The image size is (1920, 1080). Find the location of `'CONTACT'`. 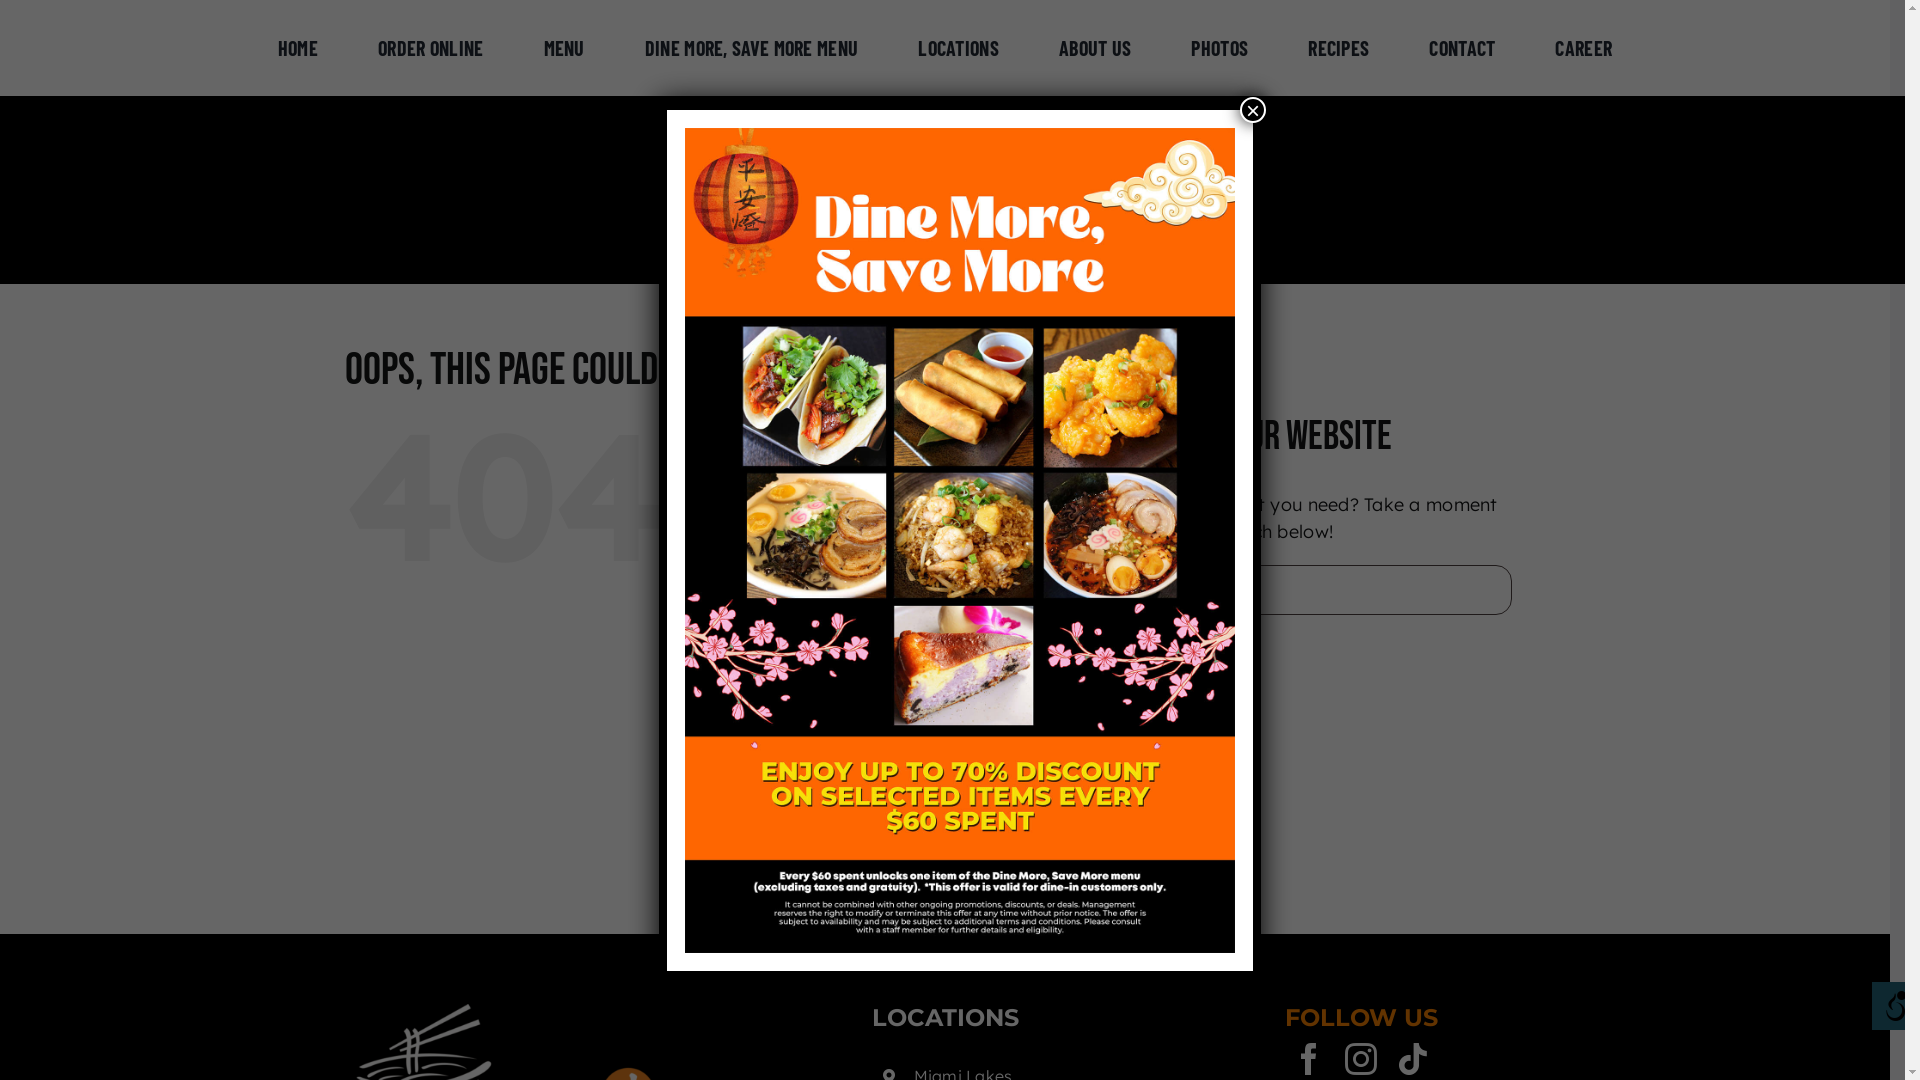

'CONTACT' is located at coordinates (1462, 46).